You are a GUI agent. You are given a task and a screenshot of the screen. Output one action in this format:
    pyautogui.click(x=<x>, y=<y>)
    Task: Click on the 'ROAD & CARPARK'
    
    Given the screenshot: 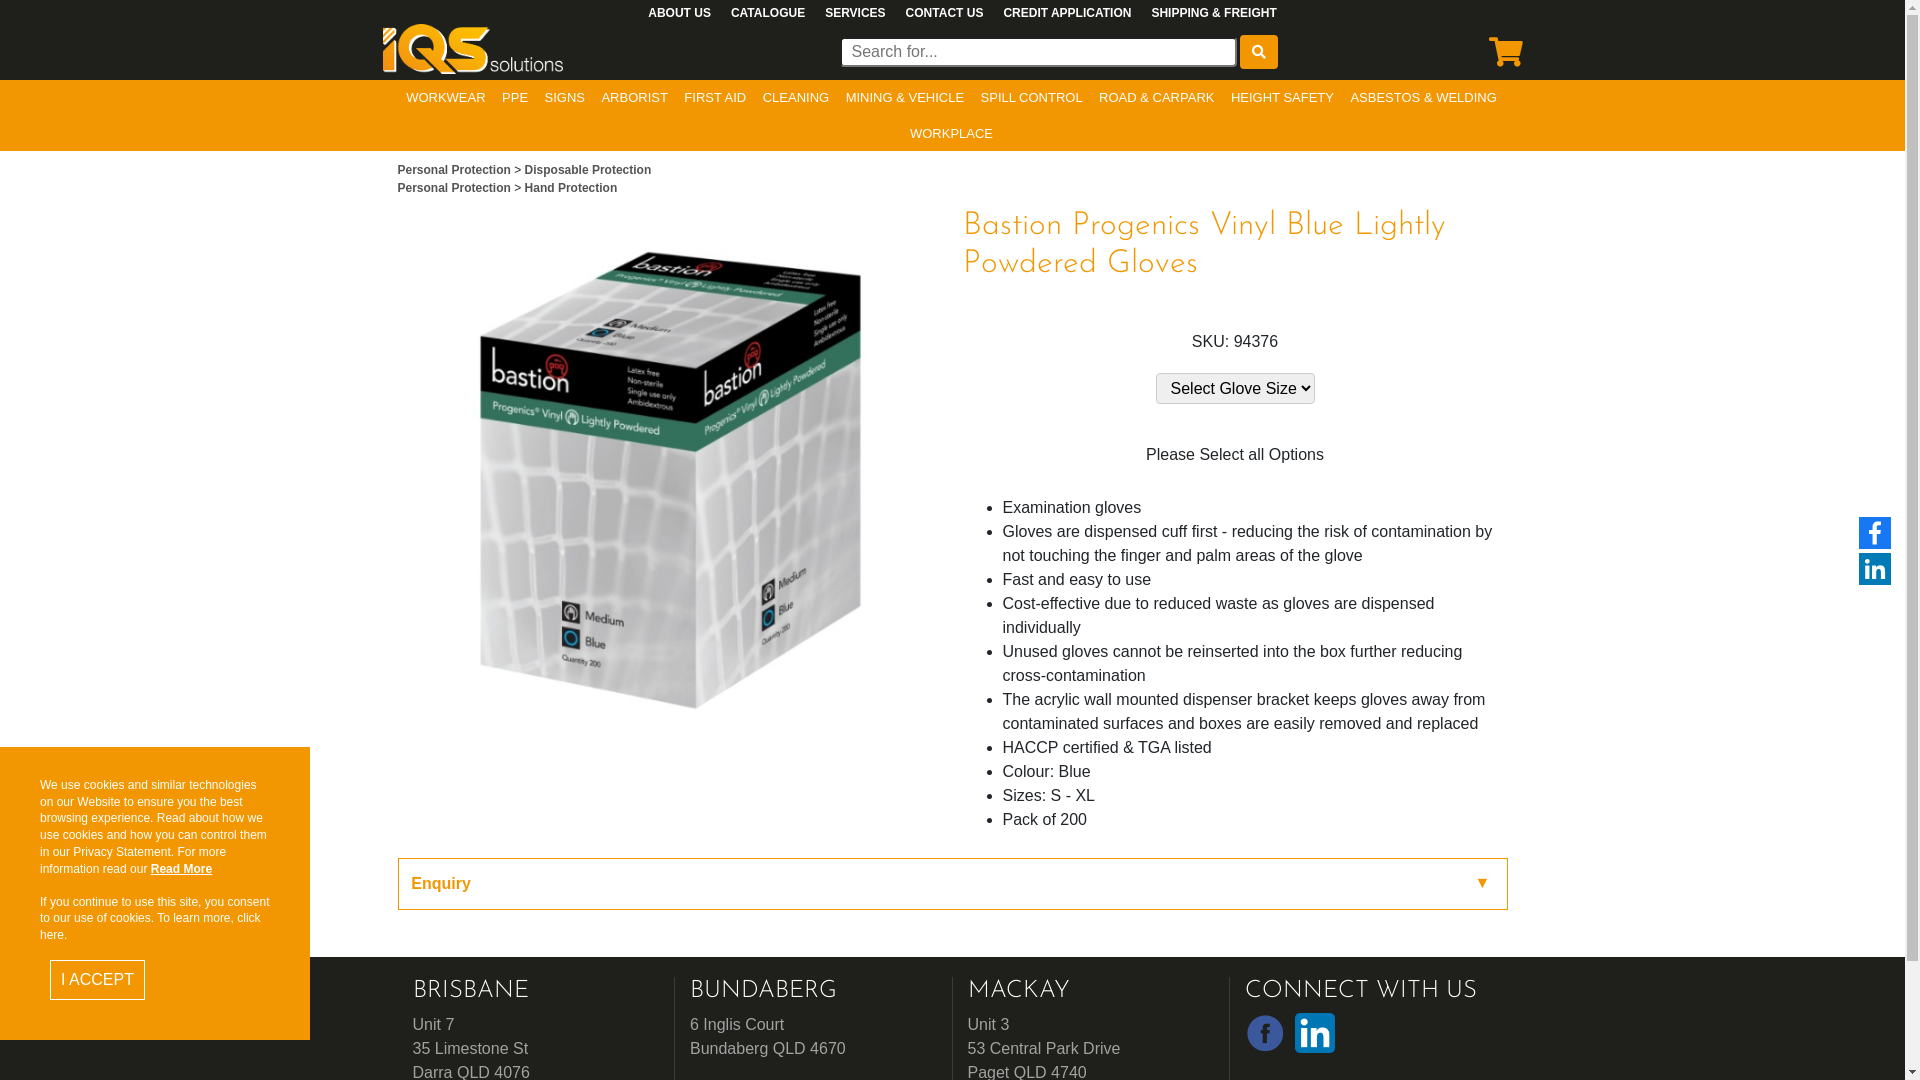 What is the action you would take?
    pyautogui.click(x=1156, y=97)
    